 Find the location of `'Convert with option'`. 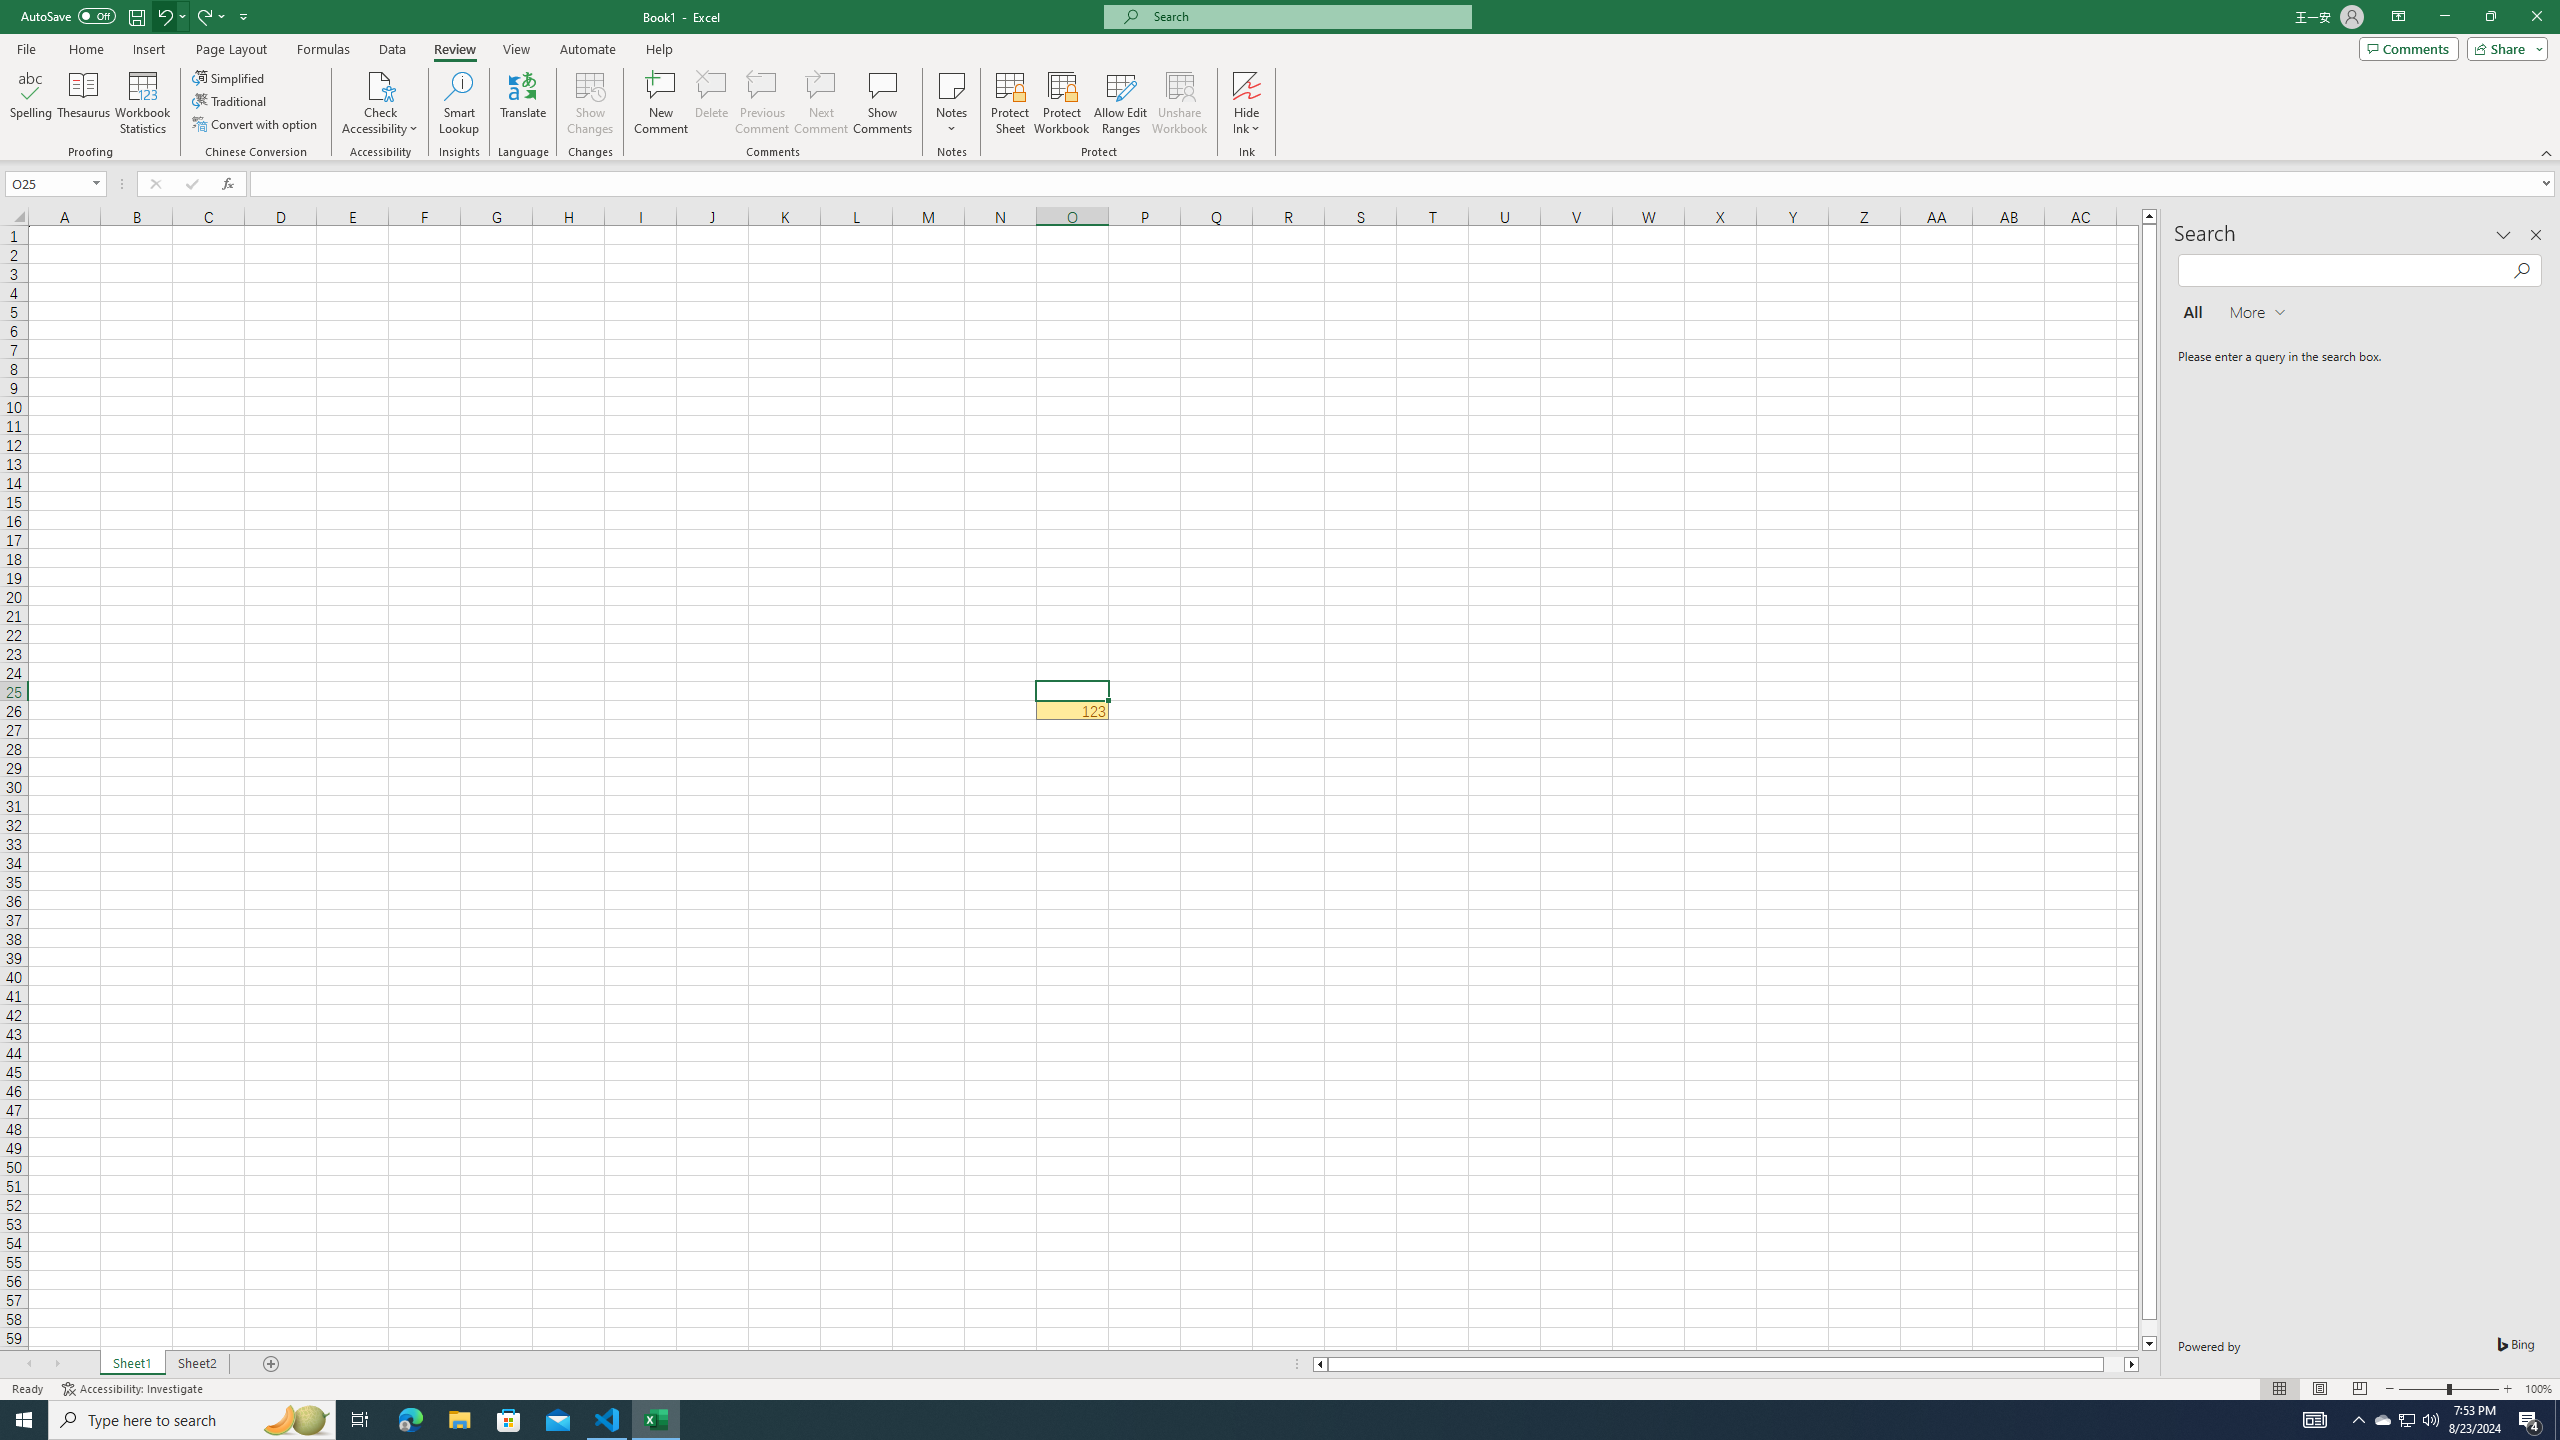

'Convert with option' is located at coordinates (256, 122).